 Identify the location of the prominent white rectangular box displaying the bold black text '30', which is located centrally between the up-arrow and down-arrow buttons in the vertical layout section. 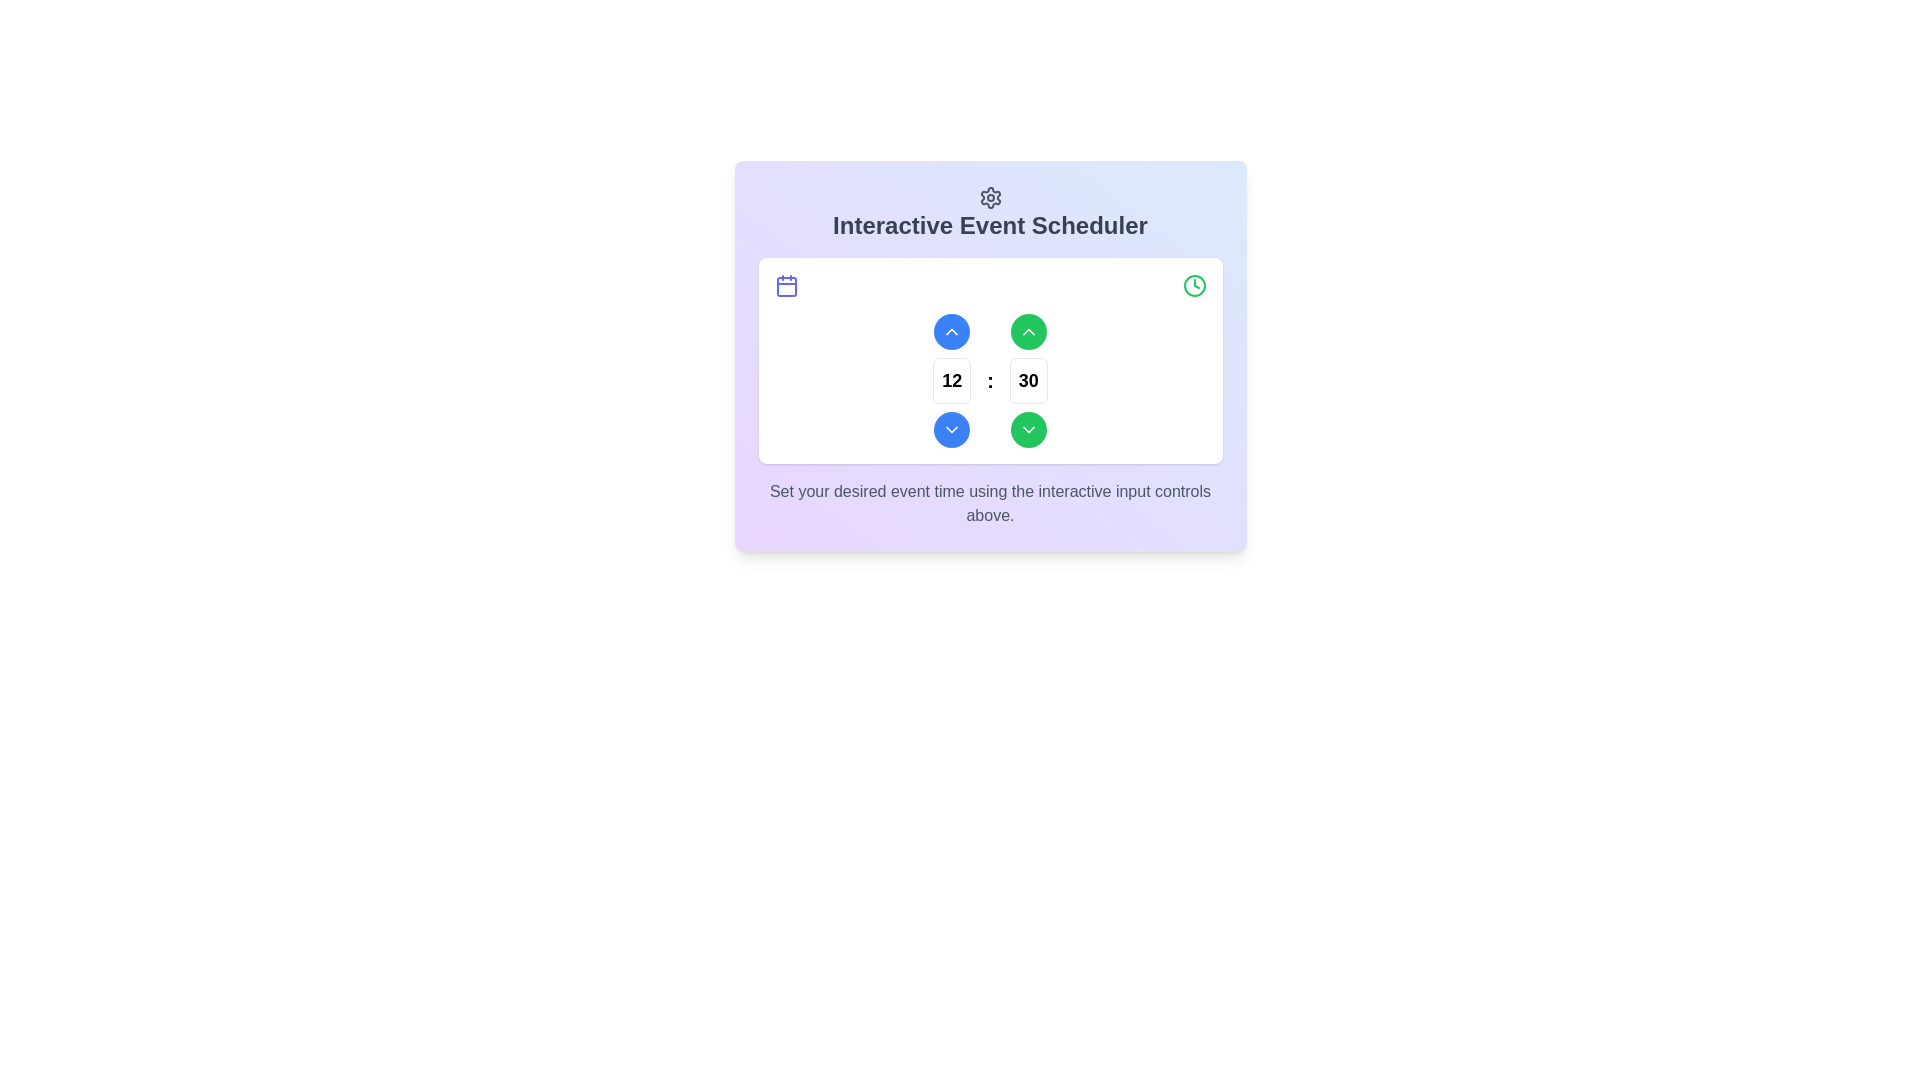
(1028, 380).